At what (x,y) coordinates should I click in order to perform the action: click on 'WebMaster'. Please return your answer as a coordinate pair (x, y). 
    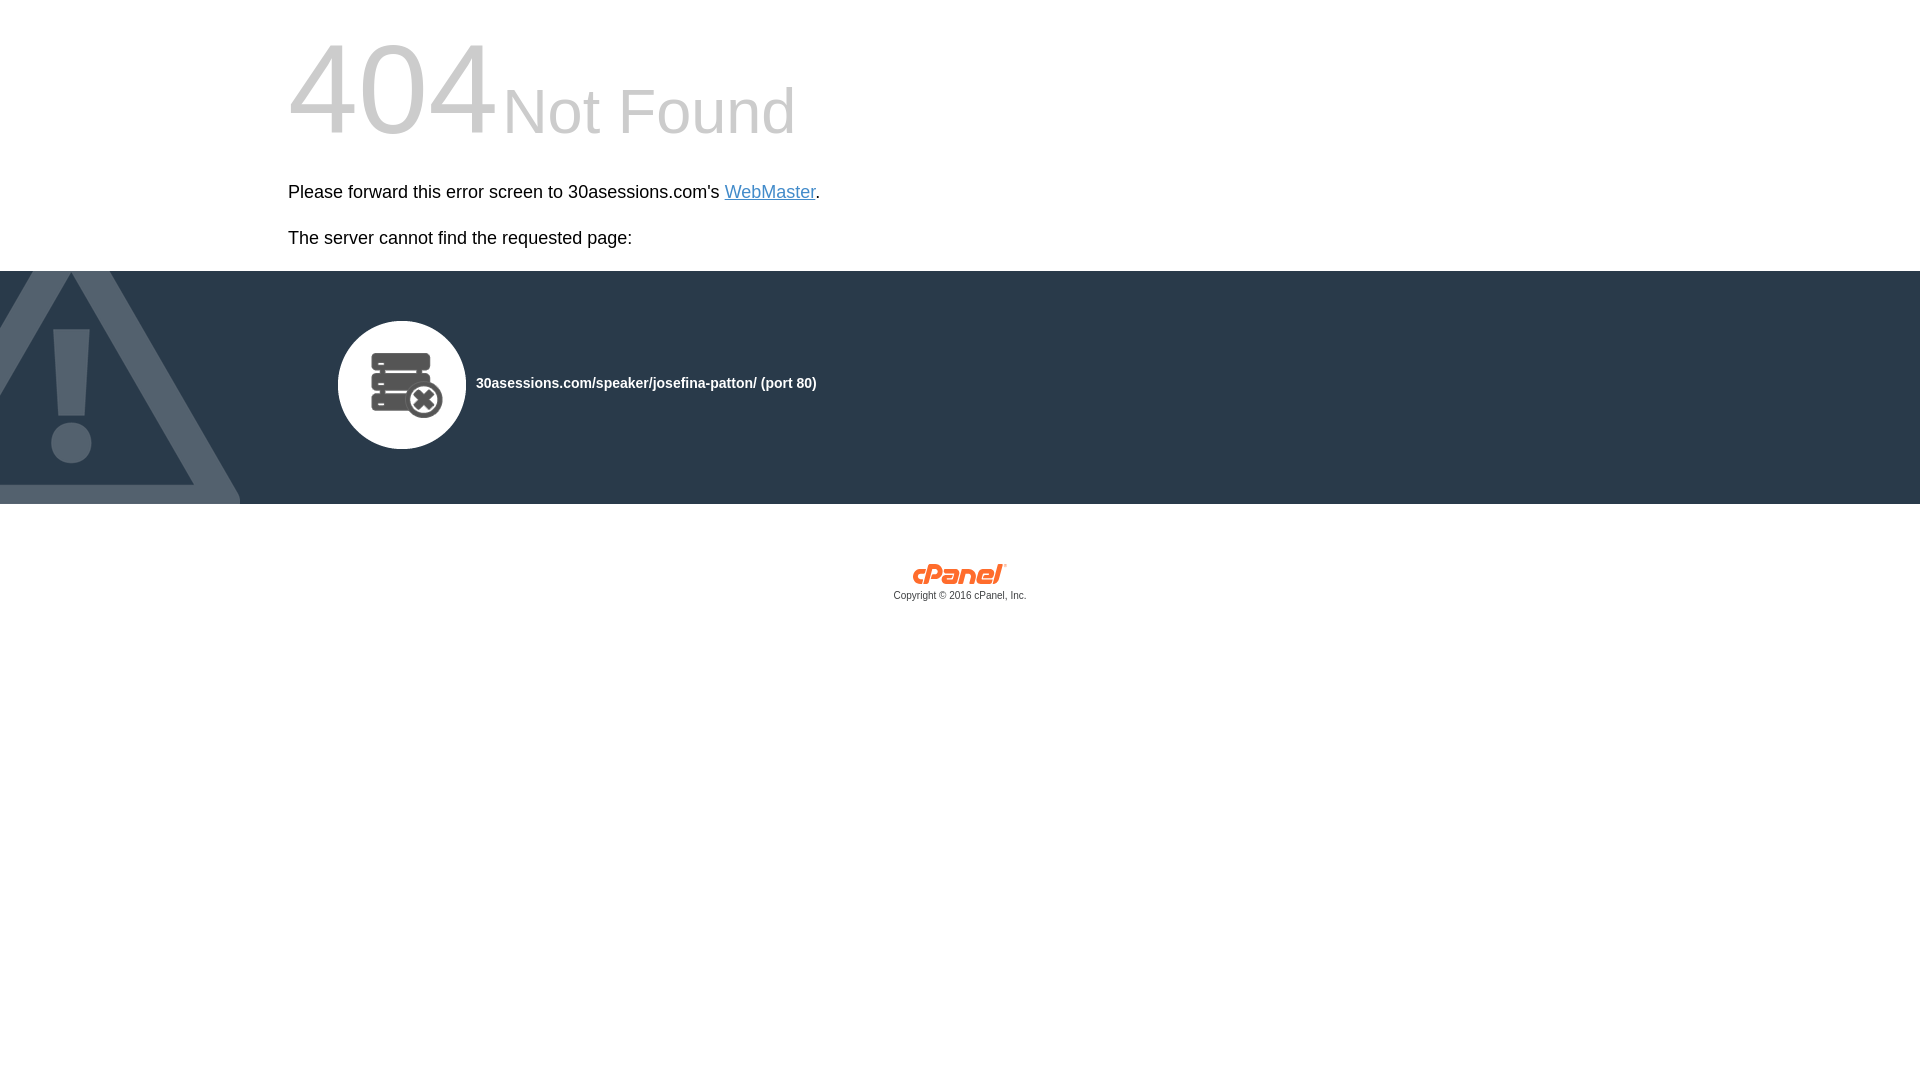
    Looking at the image, I should click on (769, 192).